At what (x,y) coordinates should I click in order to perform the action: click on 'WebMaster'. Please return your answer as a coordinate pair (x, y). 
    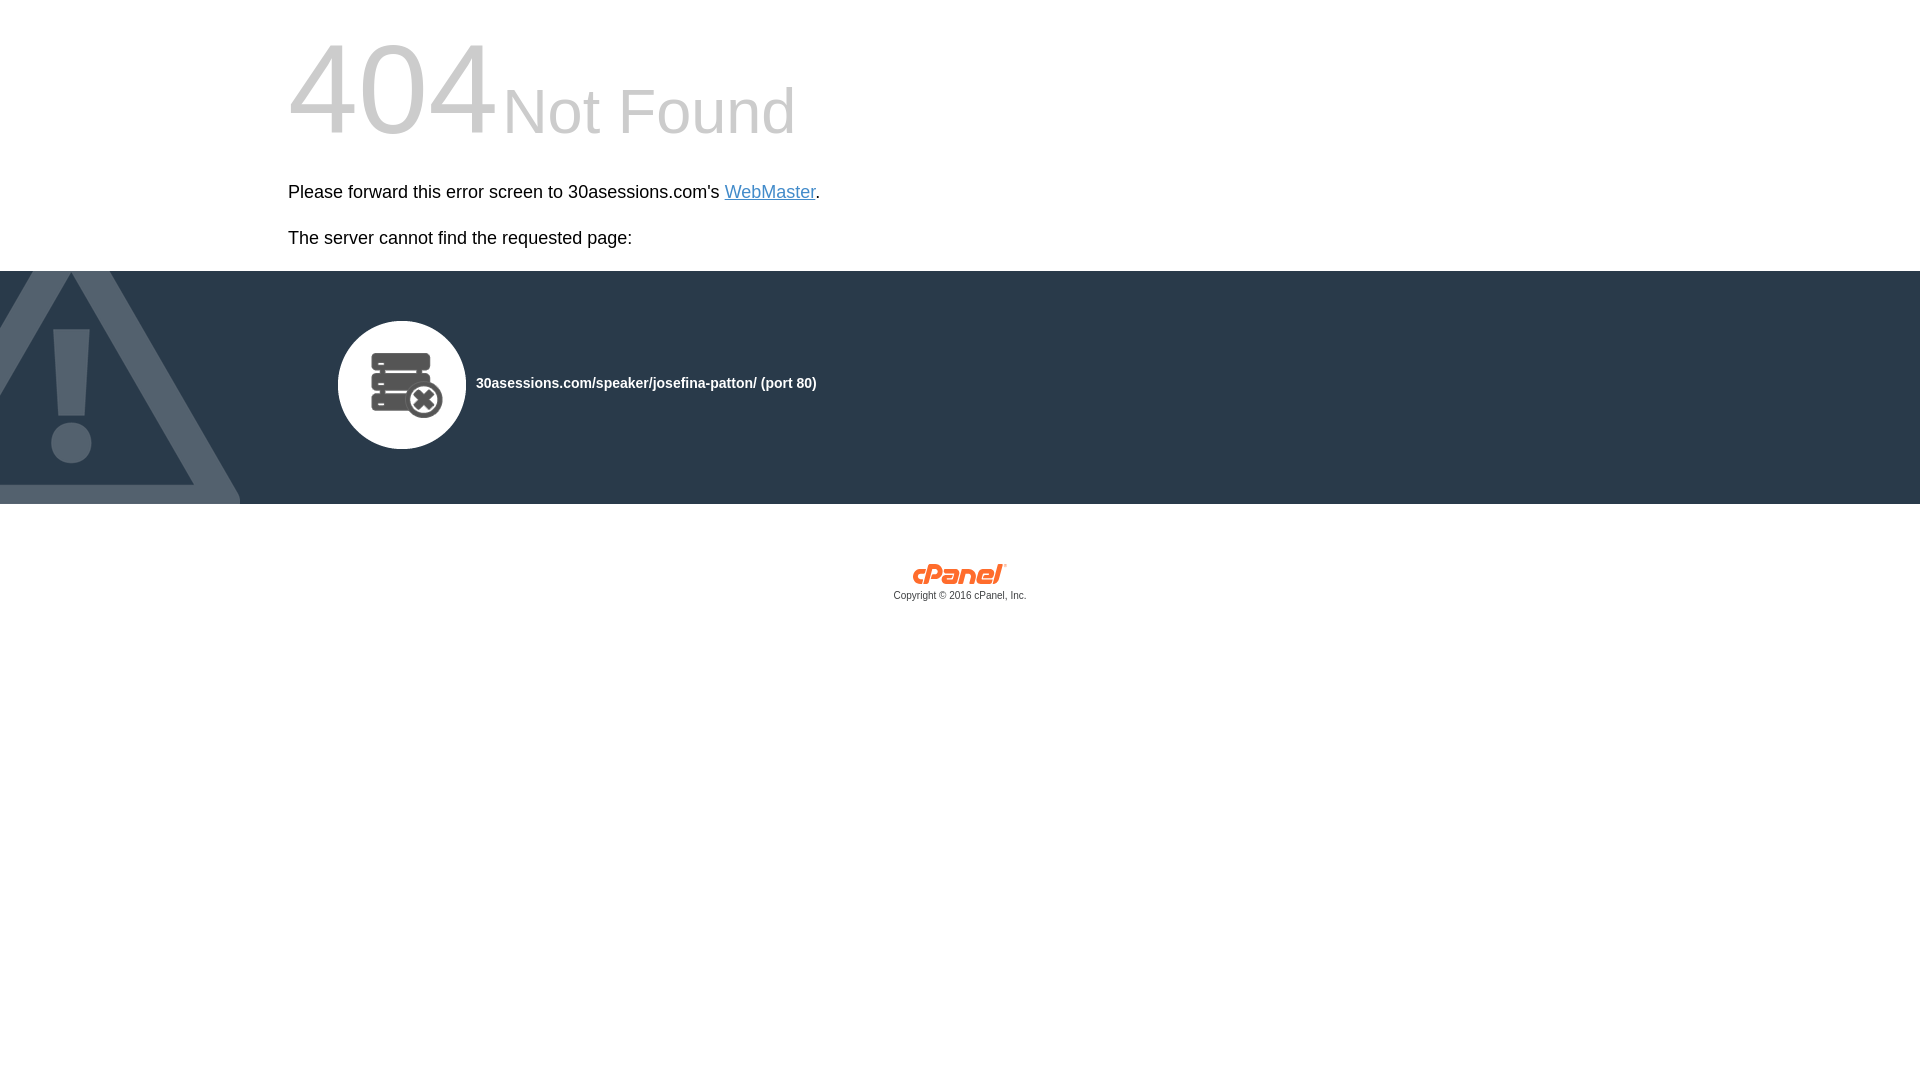
    Looking at the image, I should click on (769, 192).